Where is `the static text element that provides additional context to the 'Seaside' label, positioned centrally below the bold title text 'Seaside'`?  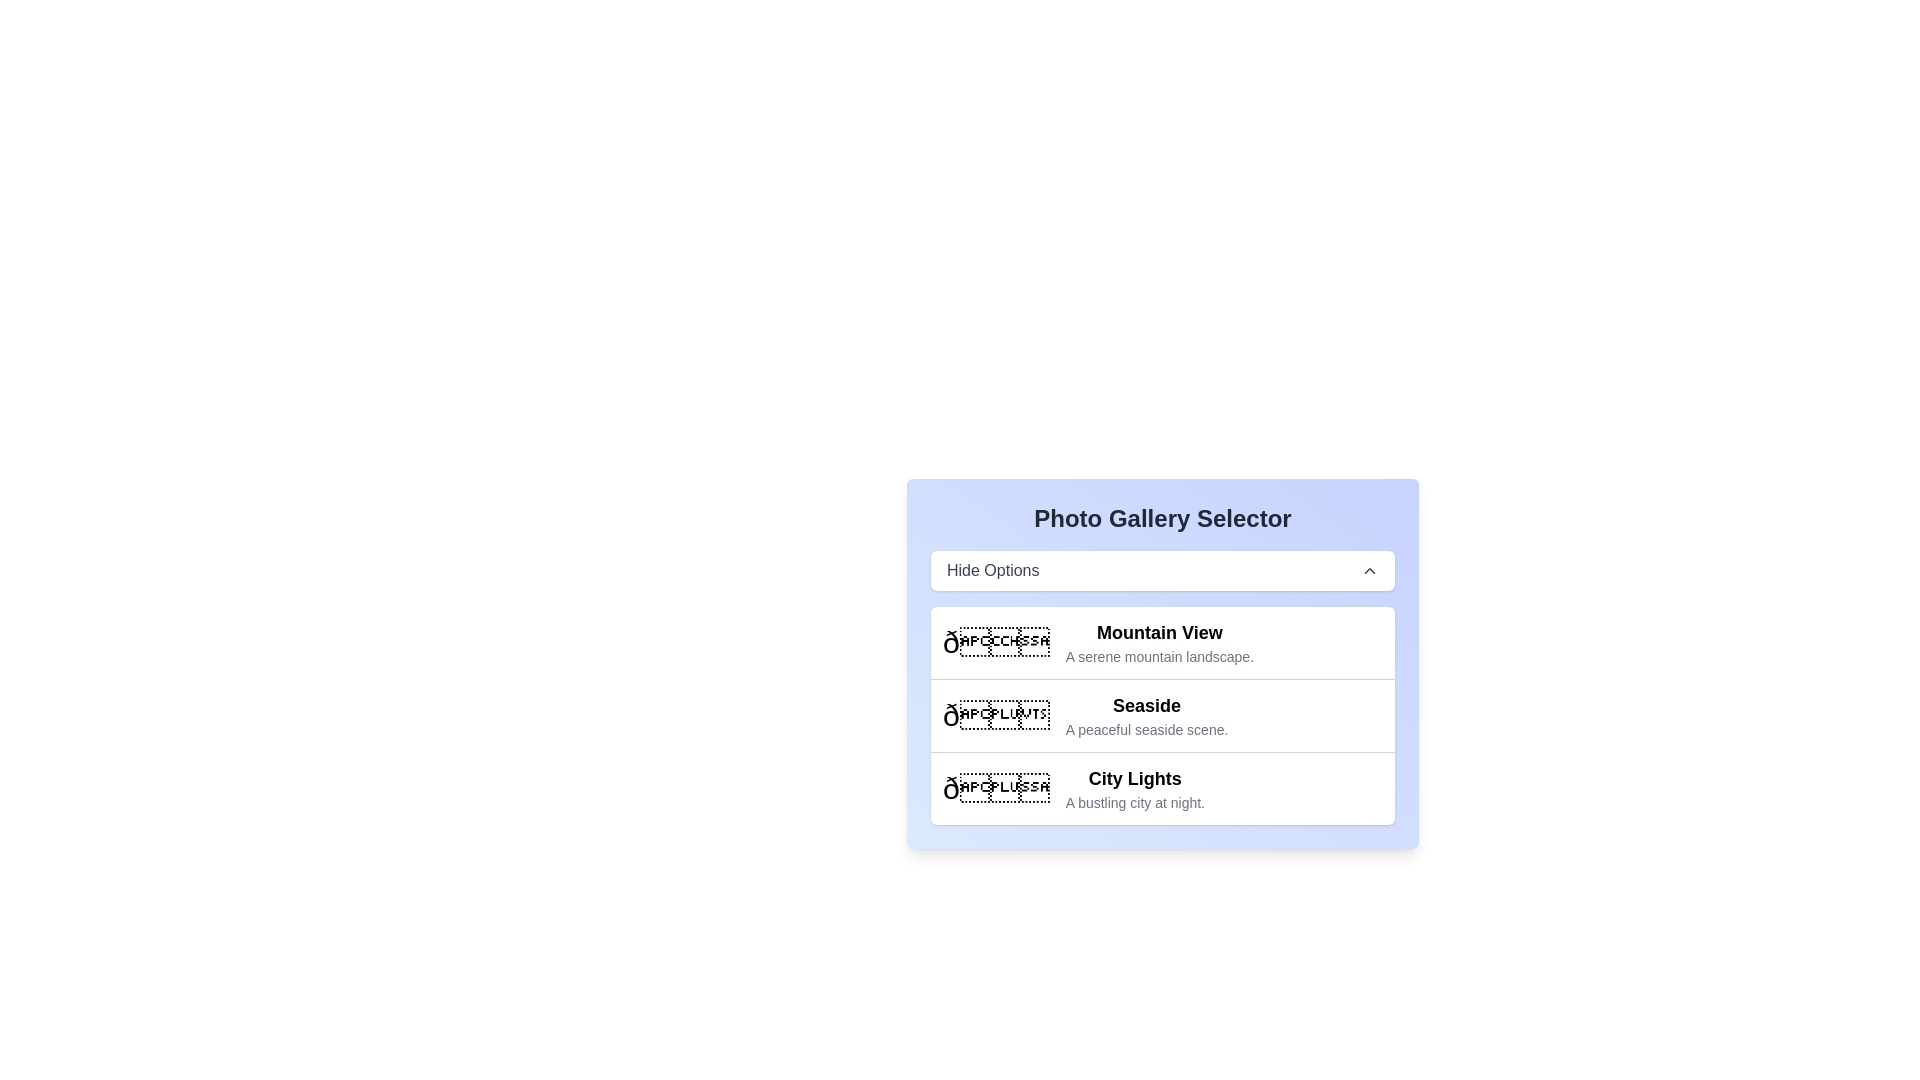 the static text element that provides additional context to the 'Seaside' label, positioned centrally below the bold title text 'Seaside' is located at coordinates (1147, 729).